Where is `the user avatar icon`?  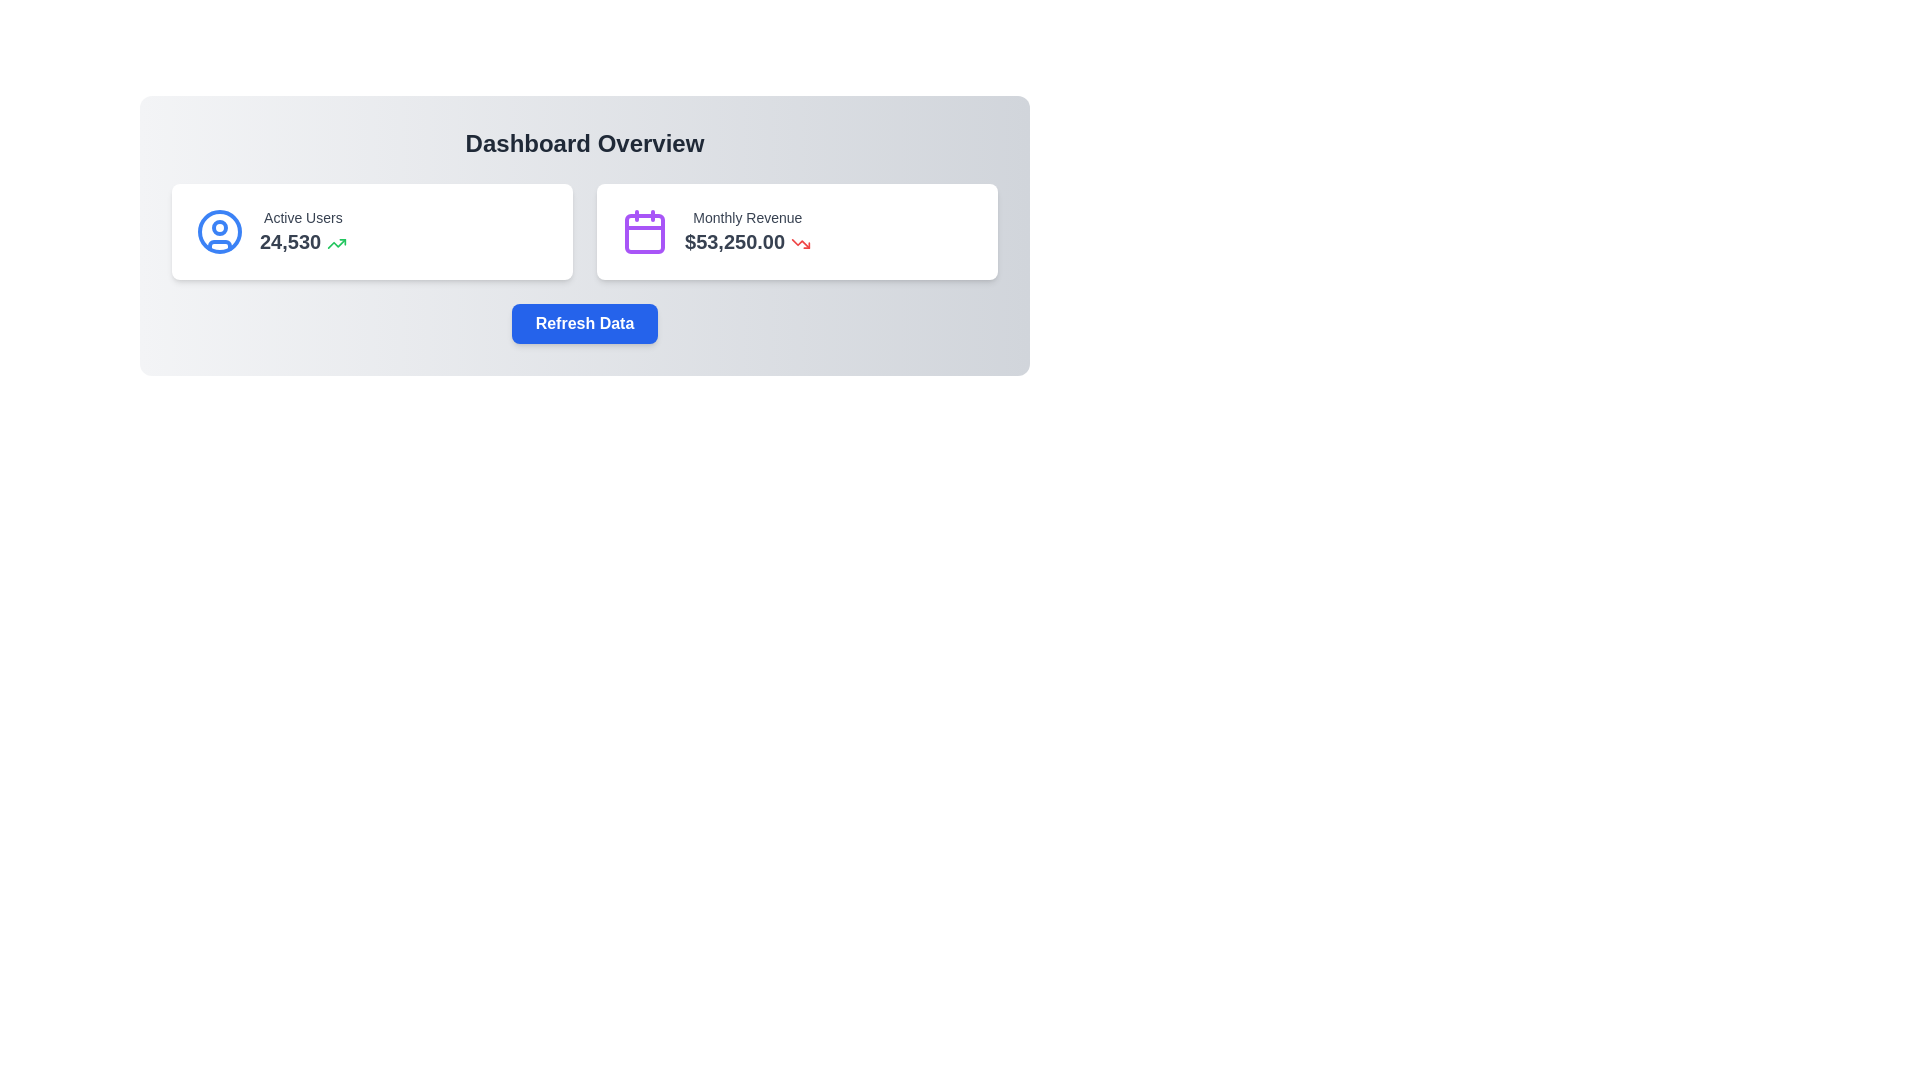
the user avatar icon is located at coordinates (220, 230).